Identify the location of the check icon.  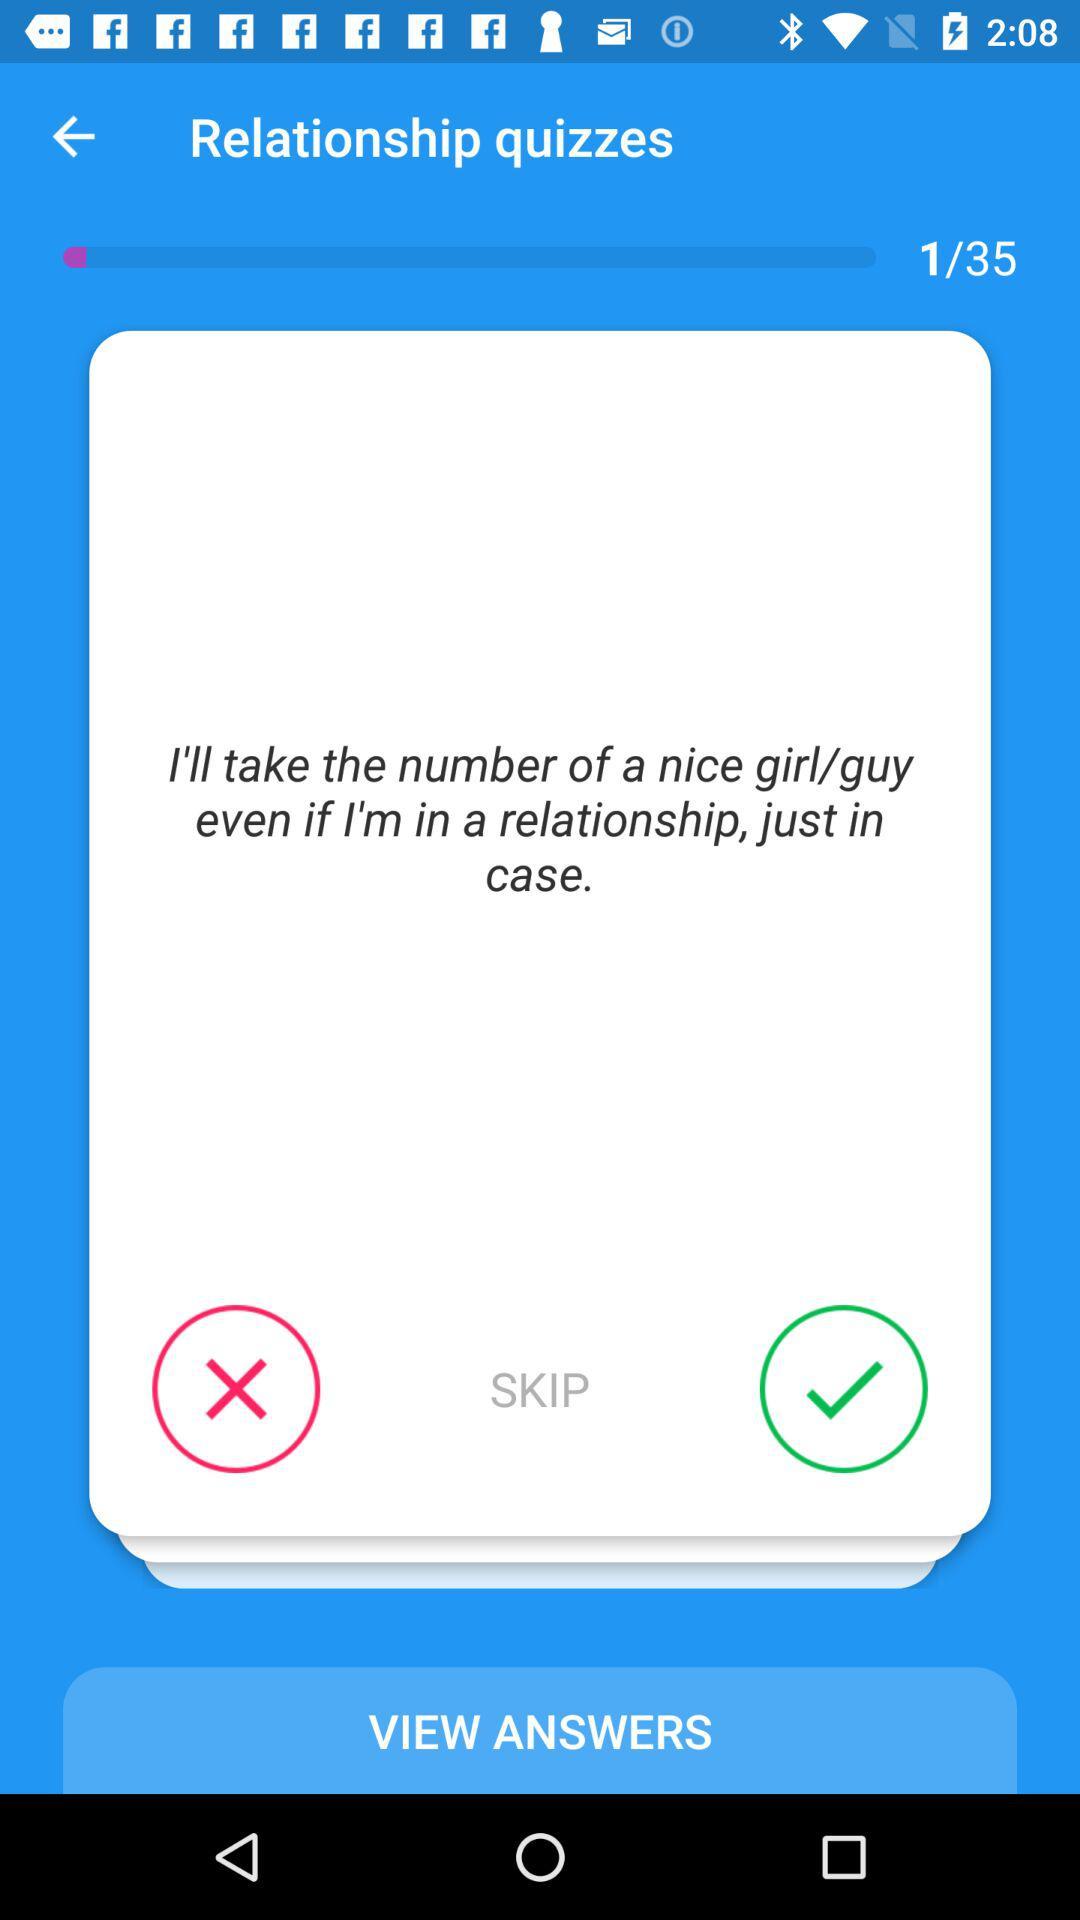
(843, 1387).